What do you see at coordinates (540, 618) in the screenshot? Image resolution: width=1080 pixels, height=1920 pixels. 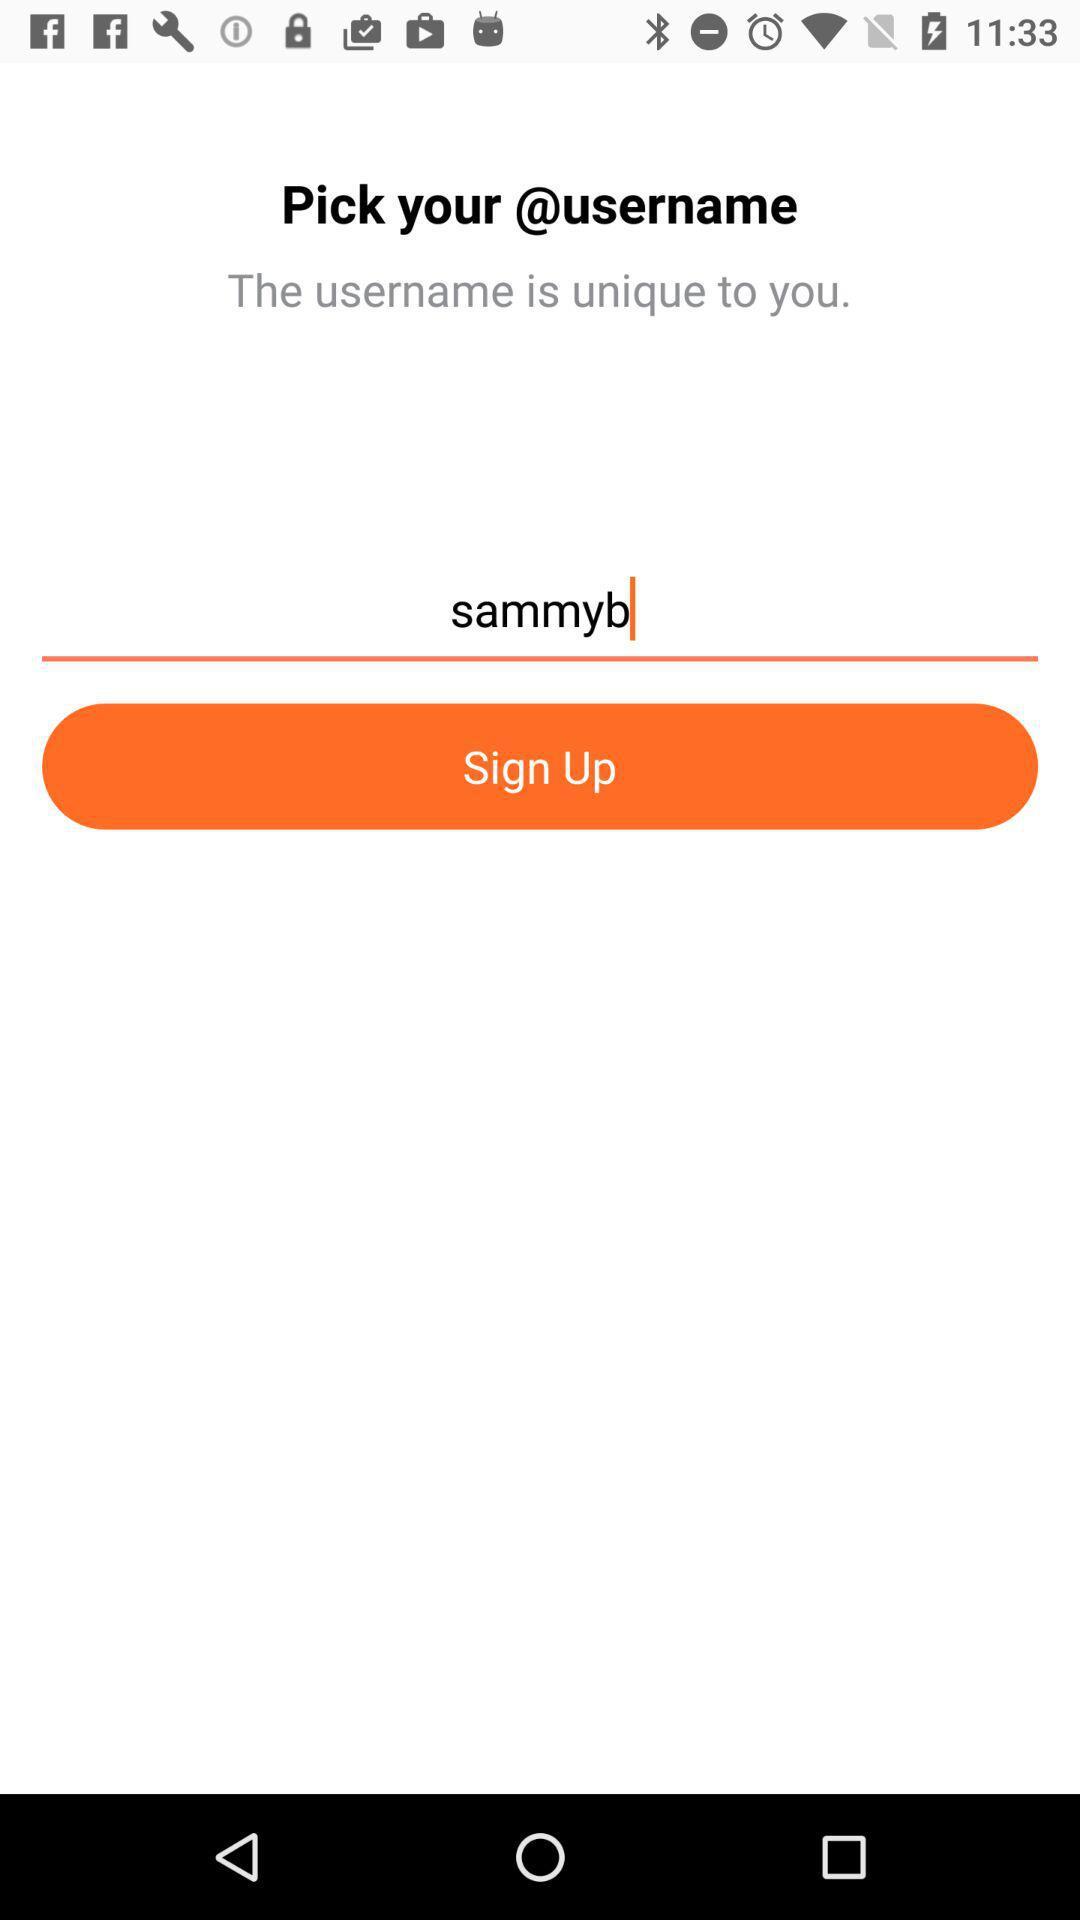 I see `item below the the username is` at bounding box center [540, 618].